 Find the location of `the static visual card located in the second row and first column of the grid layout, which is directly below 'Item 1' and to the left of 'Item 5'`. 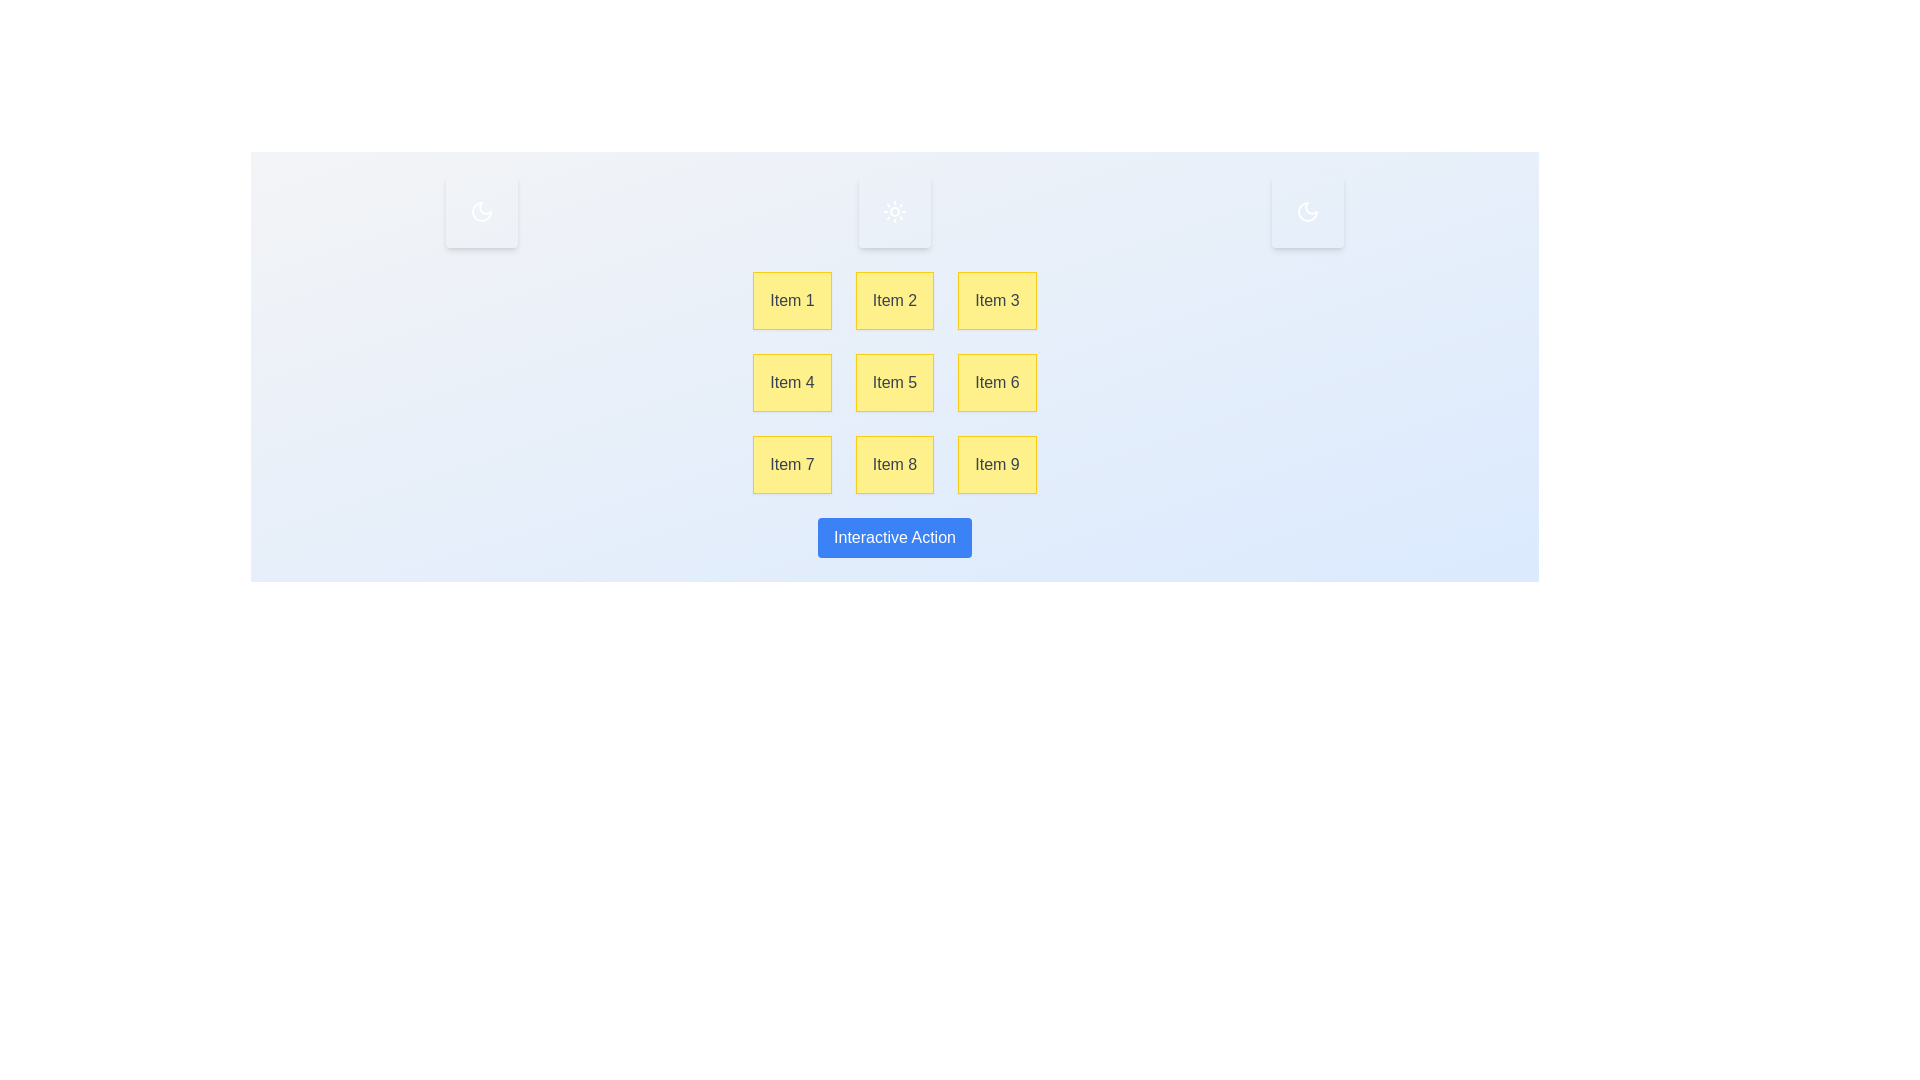

the static visual card located in the second row and first column of the grid layout, which is directly below 'Item 1' and to the left of 'Item 5' is located at coordinates (791, 382).